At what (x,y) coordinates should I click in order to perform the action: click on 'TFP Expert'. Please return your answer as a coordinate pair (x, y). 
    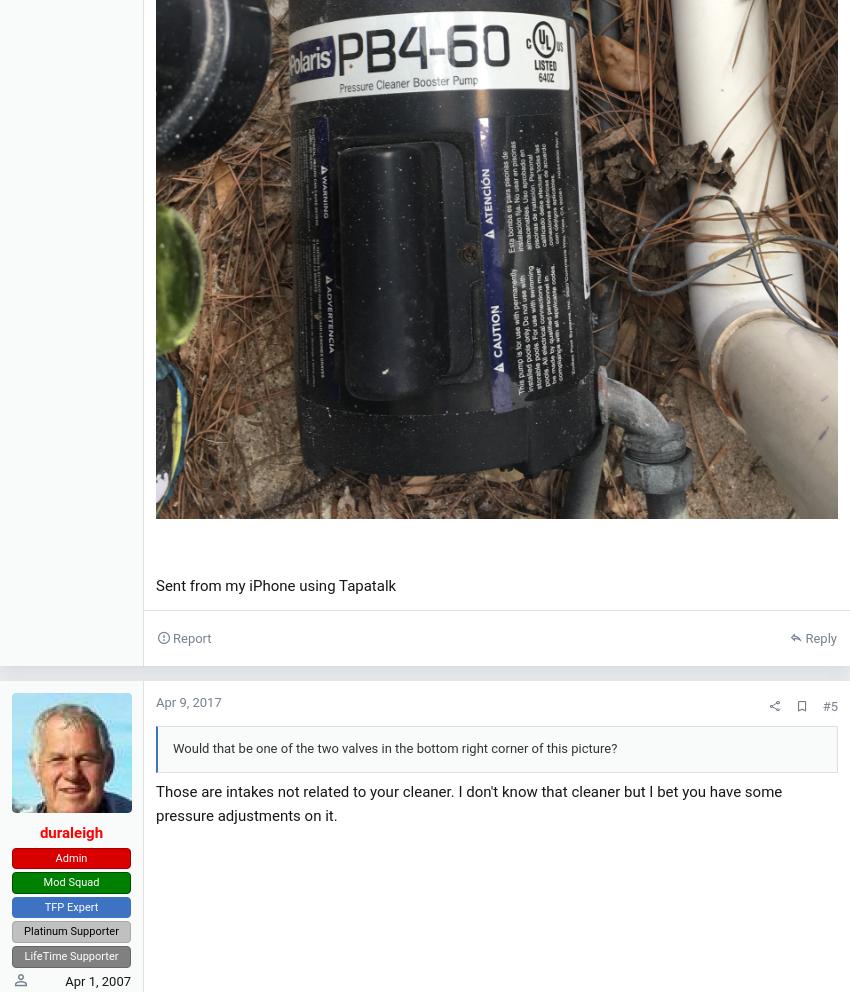
    Looking at the image, I should click on (70, 906).